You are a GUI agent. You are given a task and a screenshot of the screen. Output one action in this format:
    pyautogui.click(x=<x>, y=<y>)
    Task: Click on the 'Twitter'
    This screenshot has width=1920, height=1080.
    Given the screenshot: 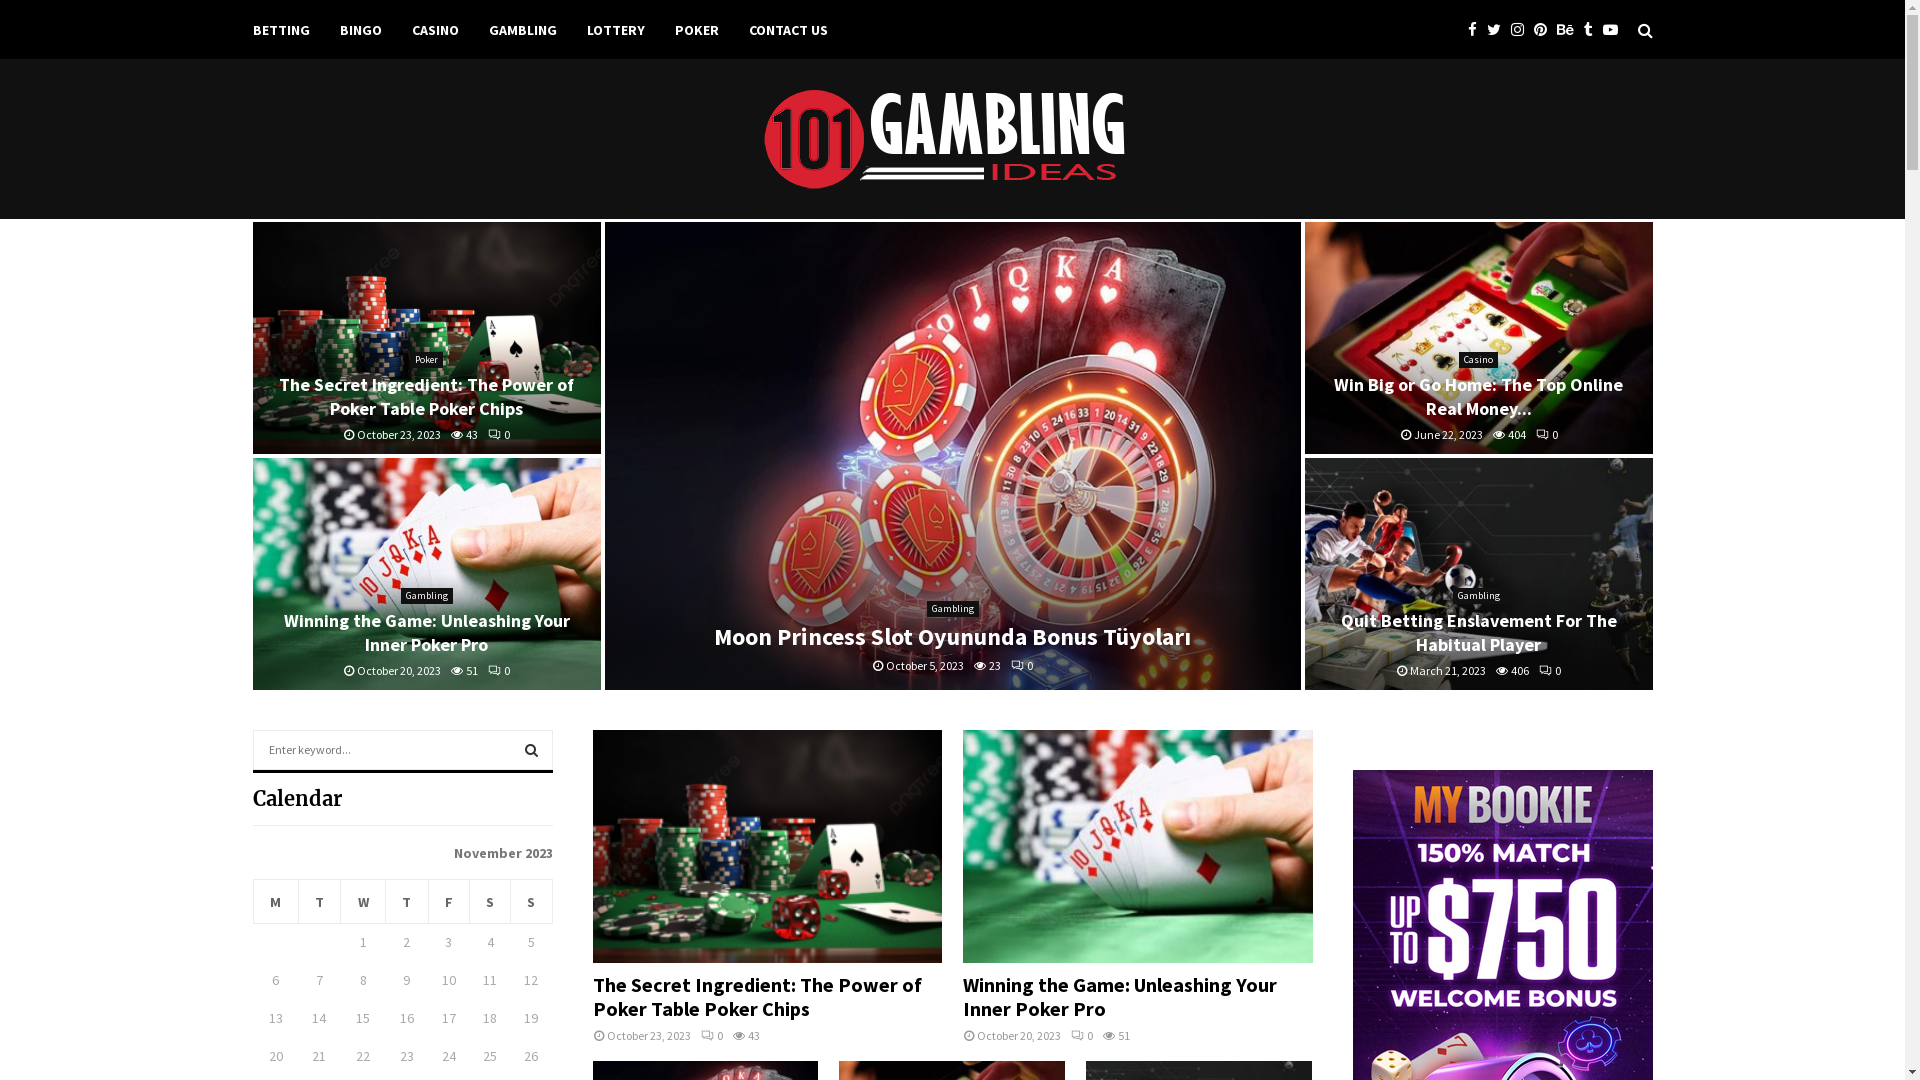 What is the action you would take?
    pyautogui.click(x=1497, y=30)
    